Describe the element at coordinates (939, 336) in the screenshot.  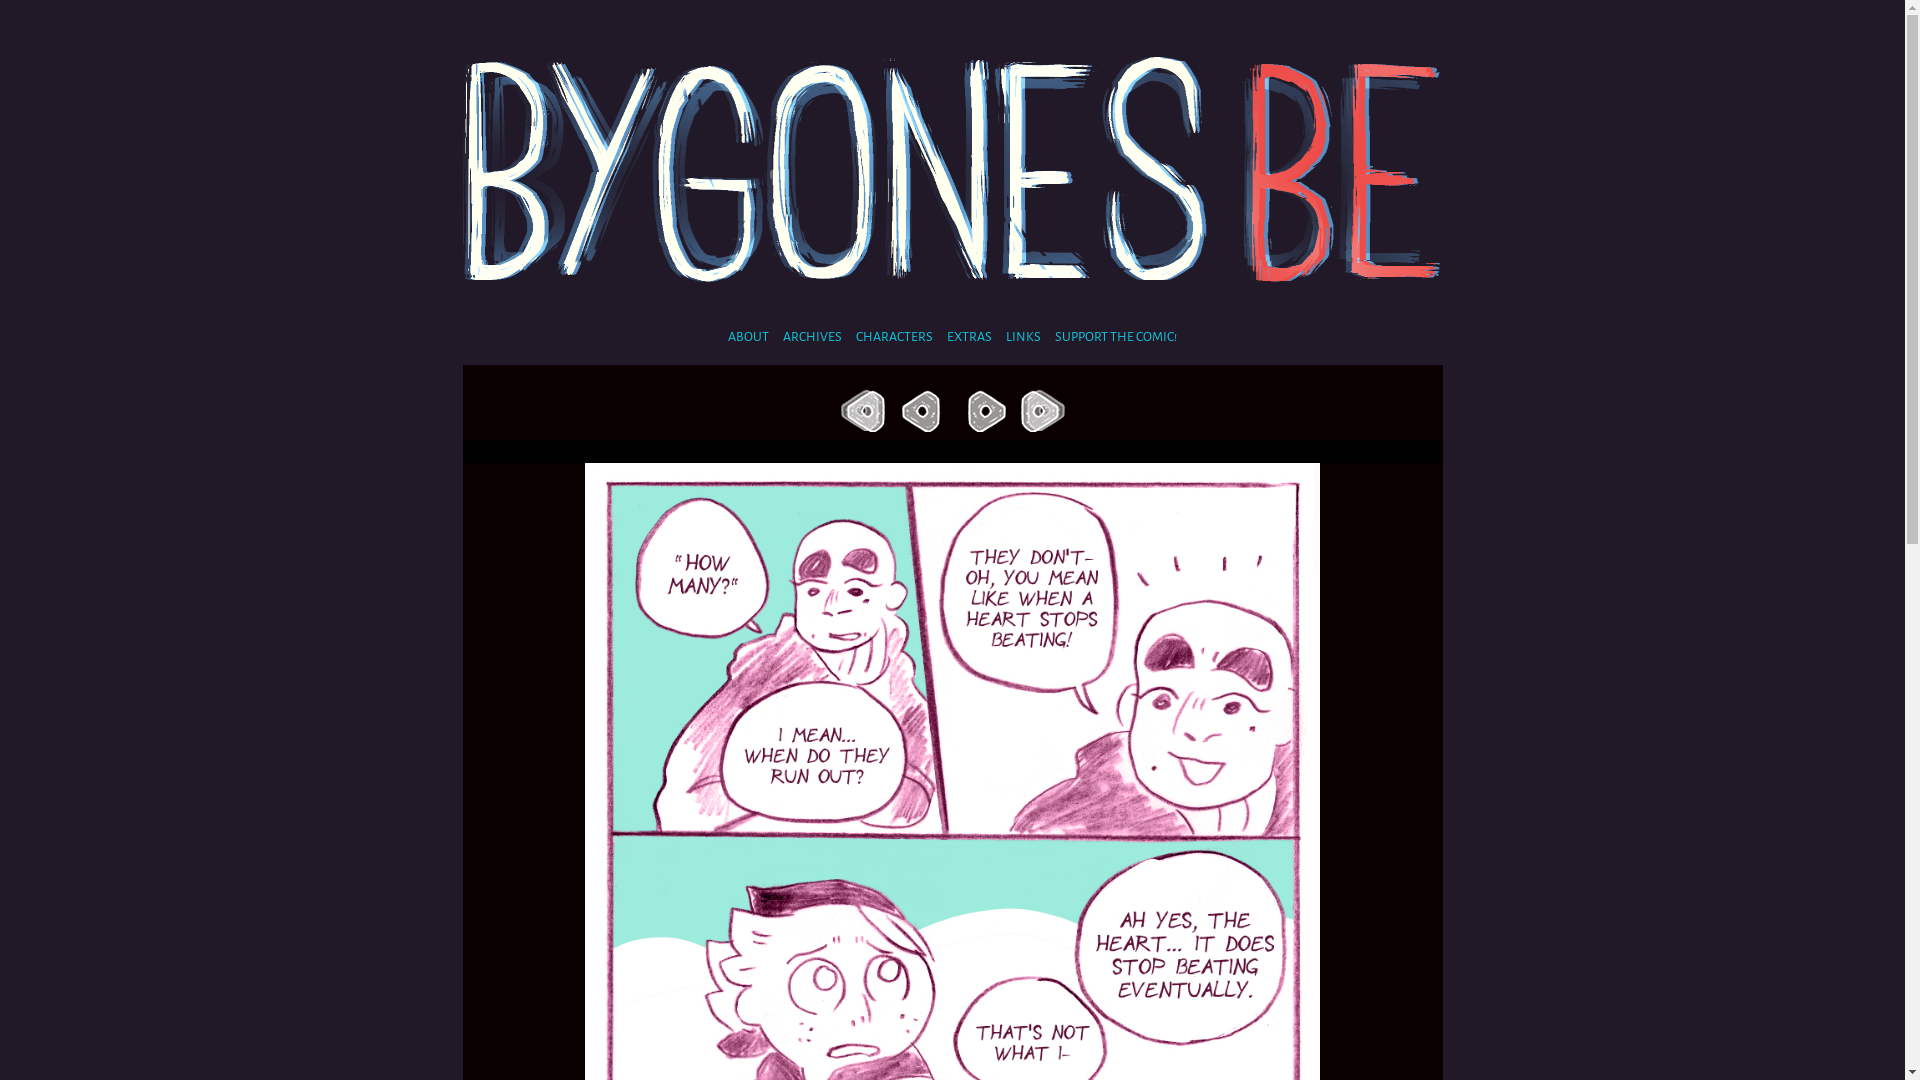
I see `'EXTRAS'` at that location.